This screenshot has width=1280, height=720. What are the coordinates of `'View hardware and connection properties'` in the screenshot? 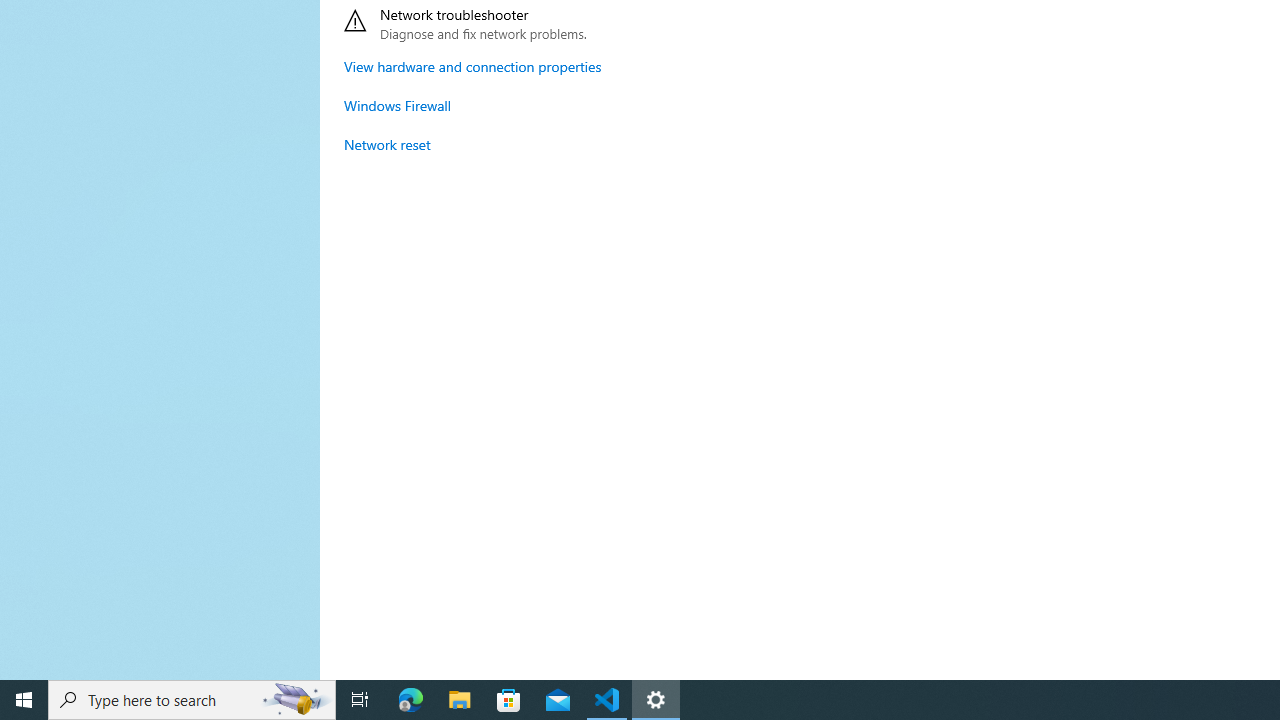 It's located at (471, 65).